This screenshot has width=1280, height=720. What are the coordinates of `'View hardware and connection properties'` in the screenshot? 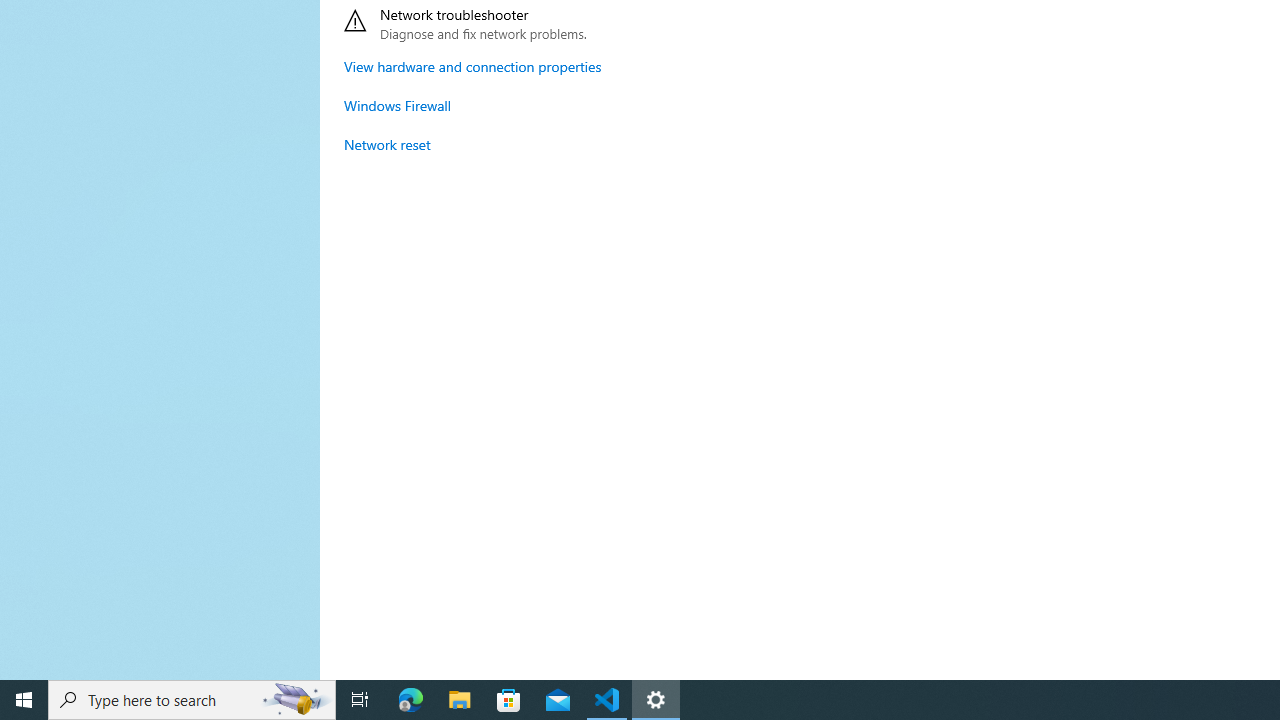 It's located at (471, 65).